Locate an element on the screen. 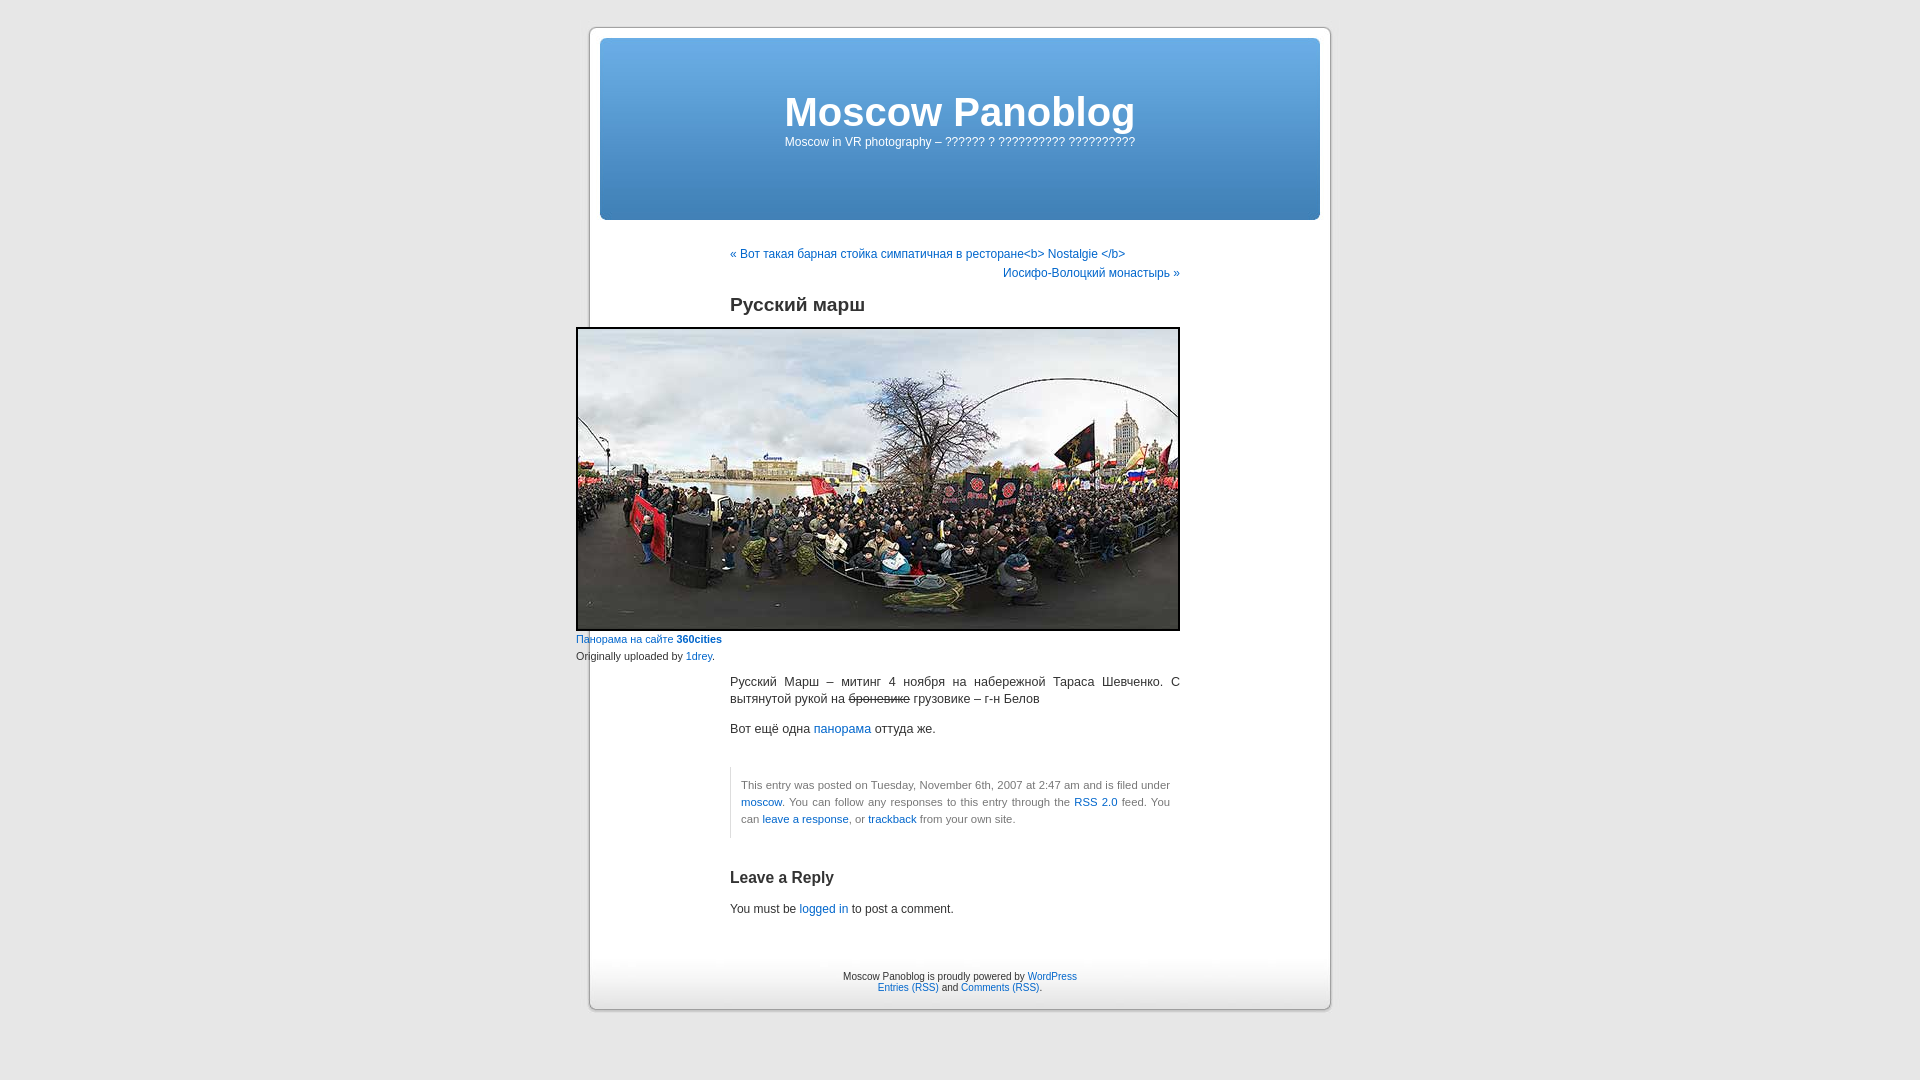 This screenshot has height=1080, width=1920. '1drey' is located at coordinates (686, 655).